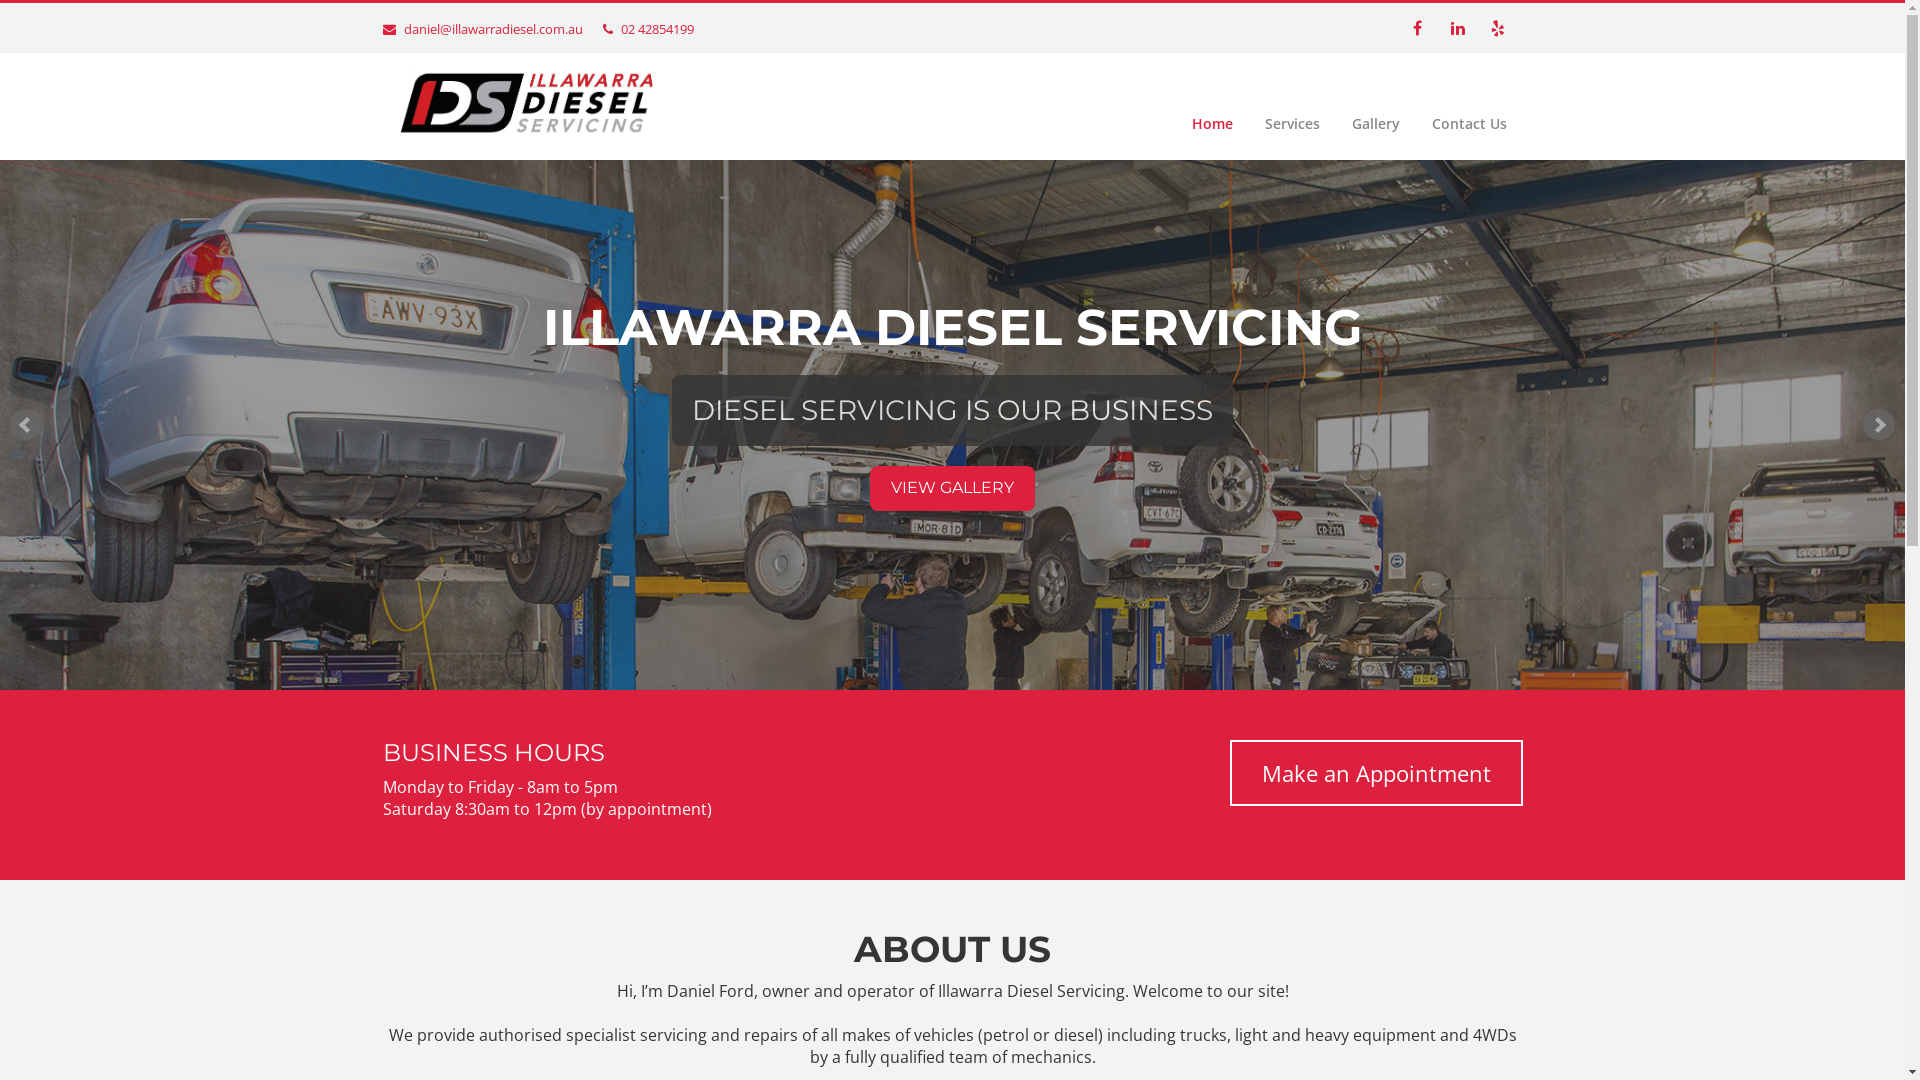 The height and width of the screenshot is (1080, 1920). I want to click on 'Gallery', so click(1335, 123).